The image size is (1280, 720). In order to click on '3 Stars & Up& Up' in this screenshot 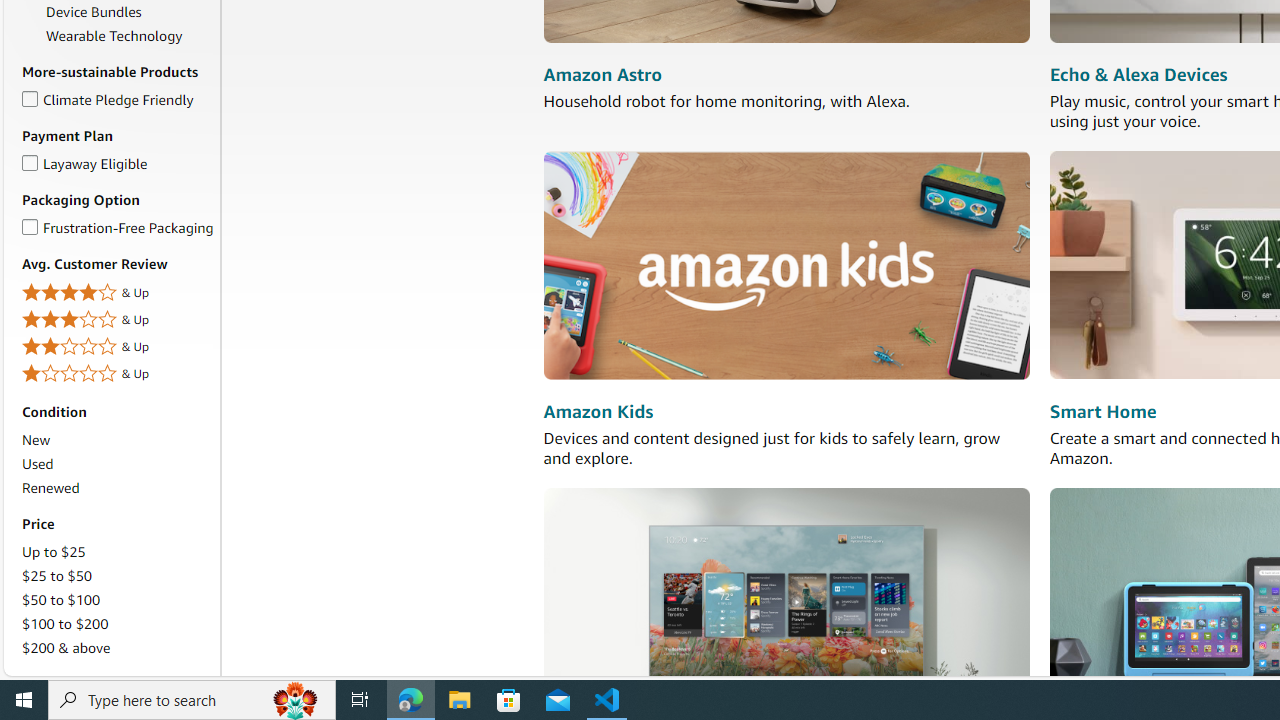, I will do `click(116, 319)`.